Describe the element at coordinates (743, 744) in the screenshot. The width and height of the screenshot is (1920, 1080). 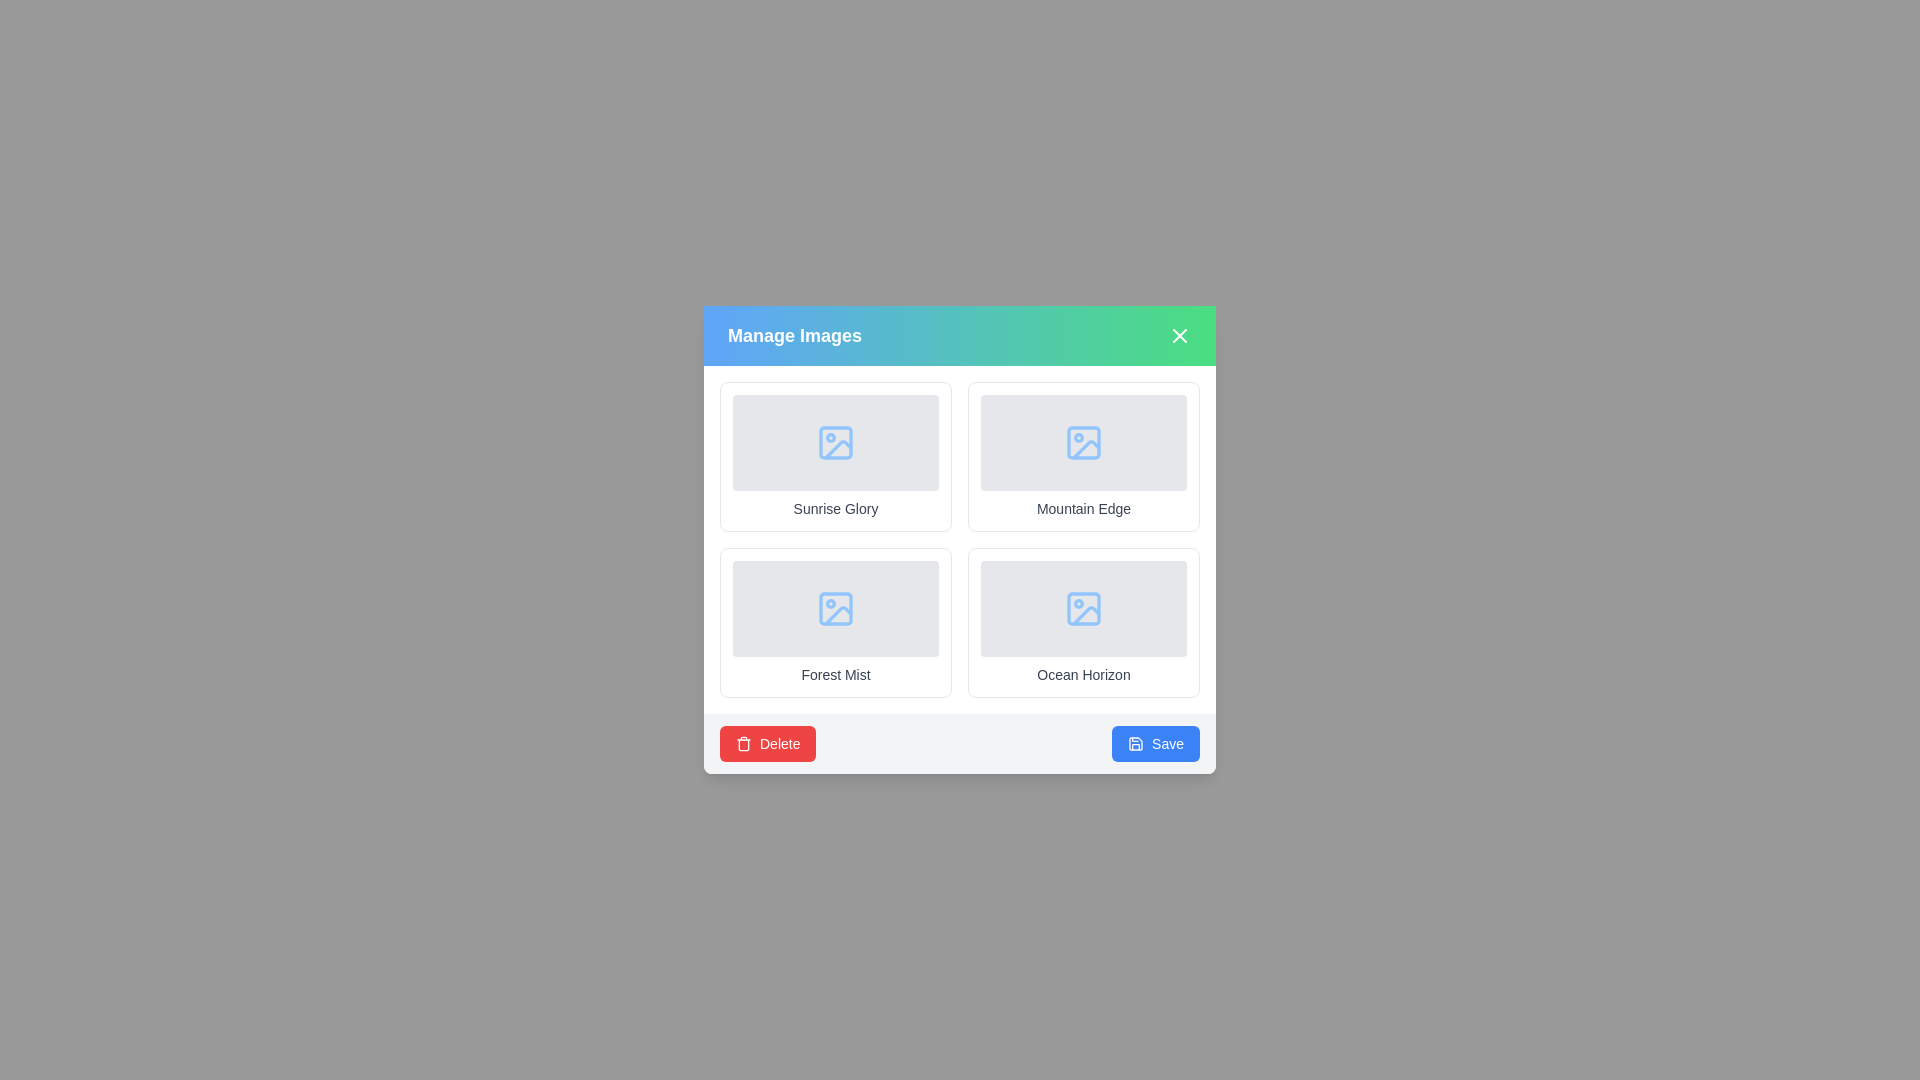
I see `the small trash can icon with a red background located to the left of the 'Delete' button text at the bottom left corner of the interface` at that location.